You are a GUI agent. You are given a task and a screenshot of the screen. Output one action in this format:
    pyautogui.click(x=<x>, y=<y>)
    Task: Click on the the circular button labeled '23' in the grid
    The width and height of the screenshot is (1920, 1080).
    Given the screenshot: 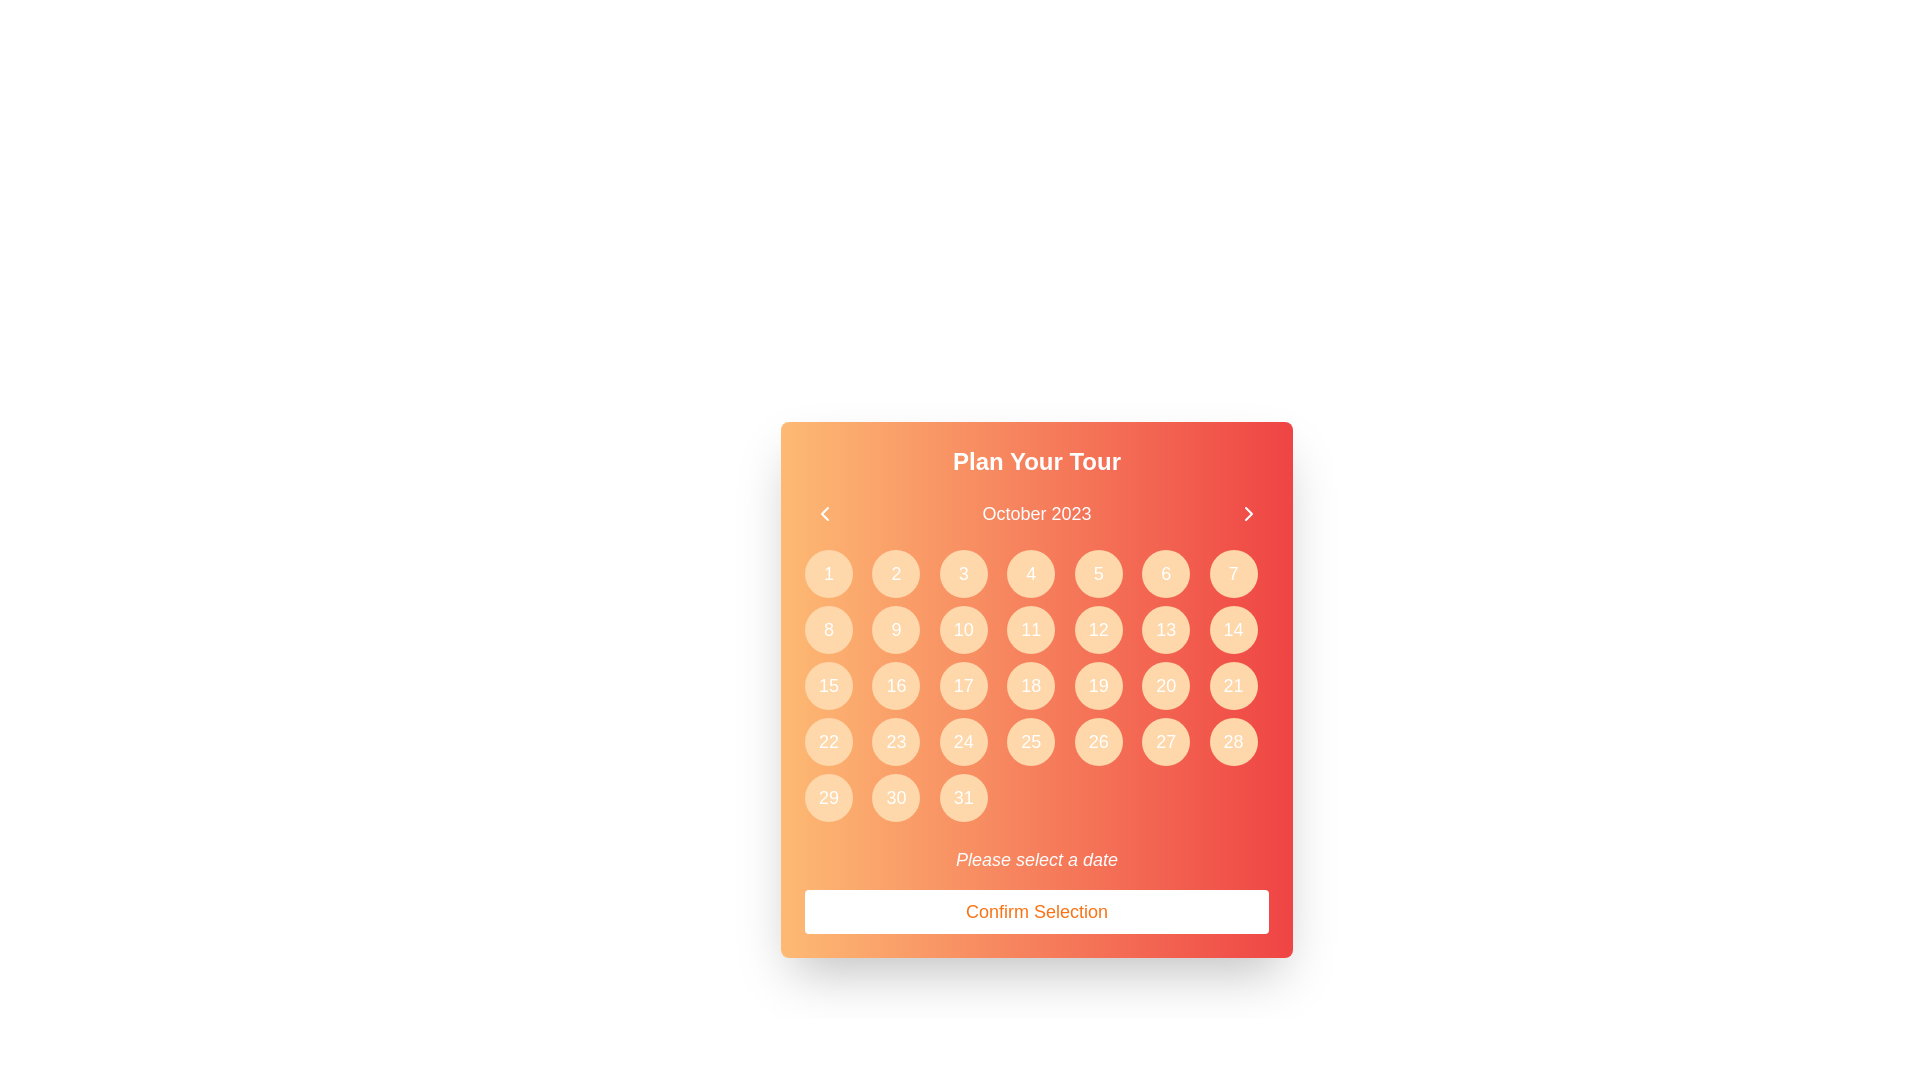 What is the action you would take?
    pyautogui.click(x=895, y=741)
    